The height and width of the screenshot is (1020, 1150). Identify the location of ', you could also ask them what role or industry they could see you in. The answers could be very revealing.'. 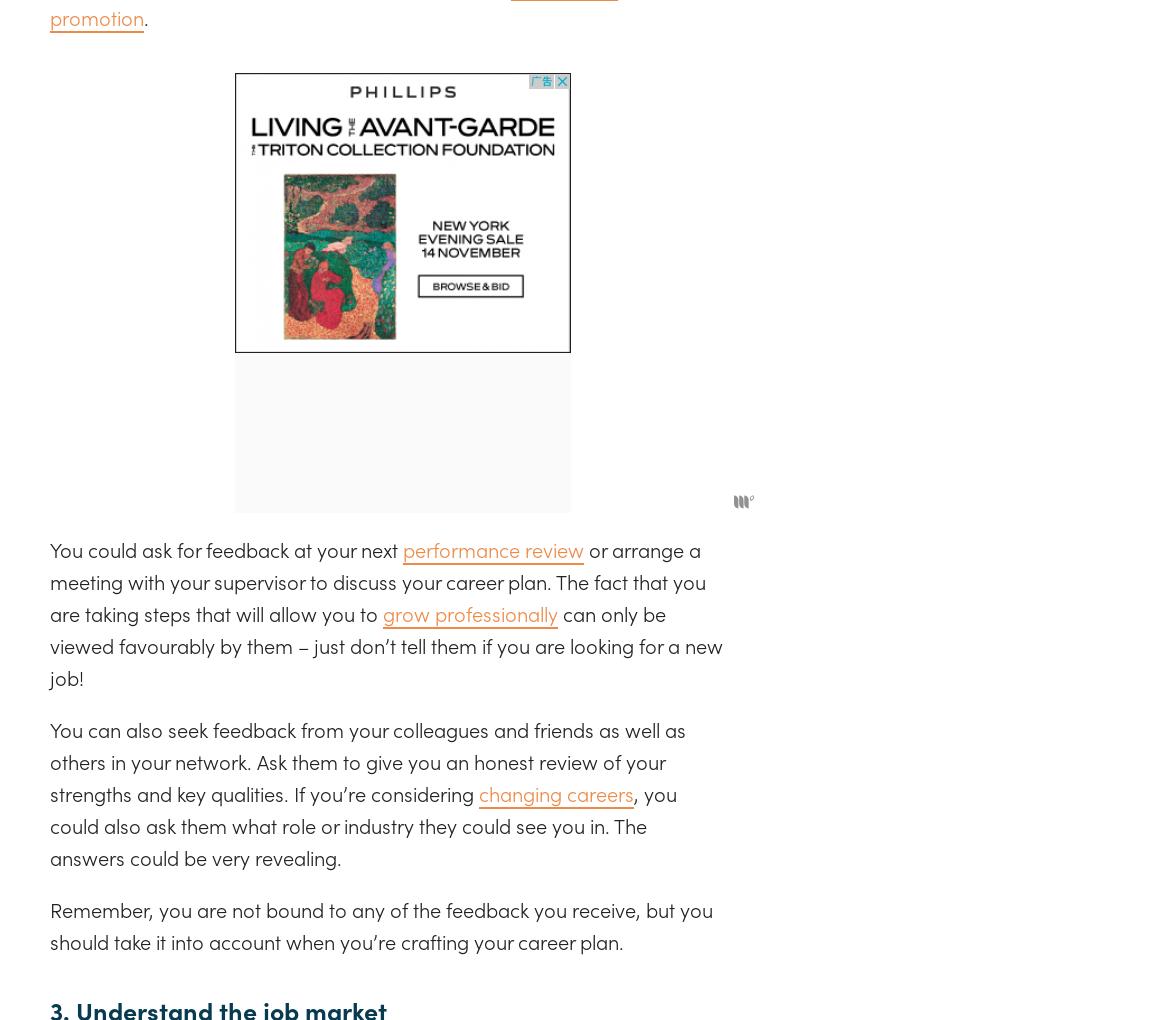
(49, 824).